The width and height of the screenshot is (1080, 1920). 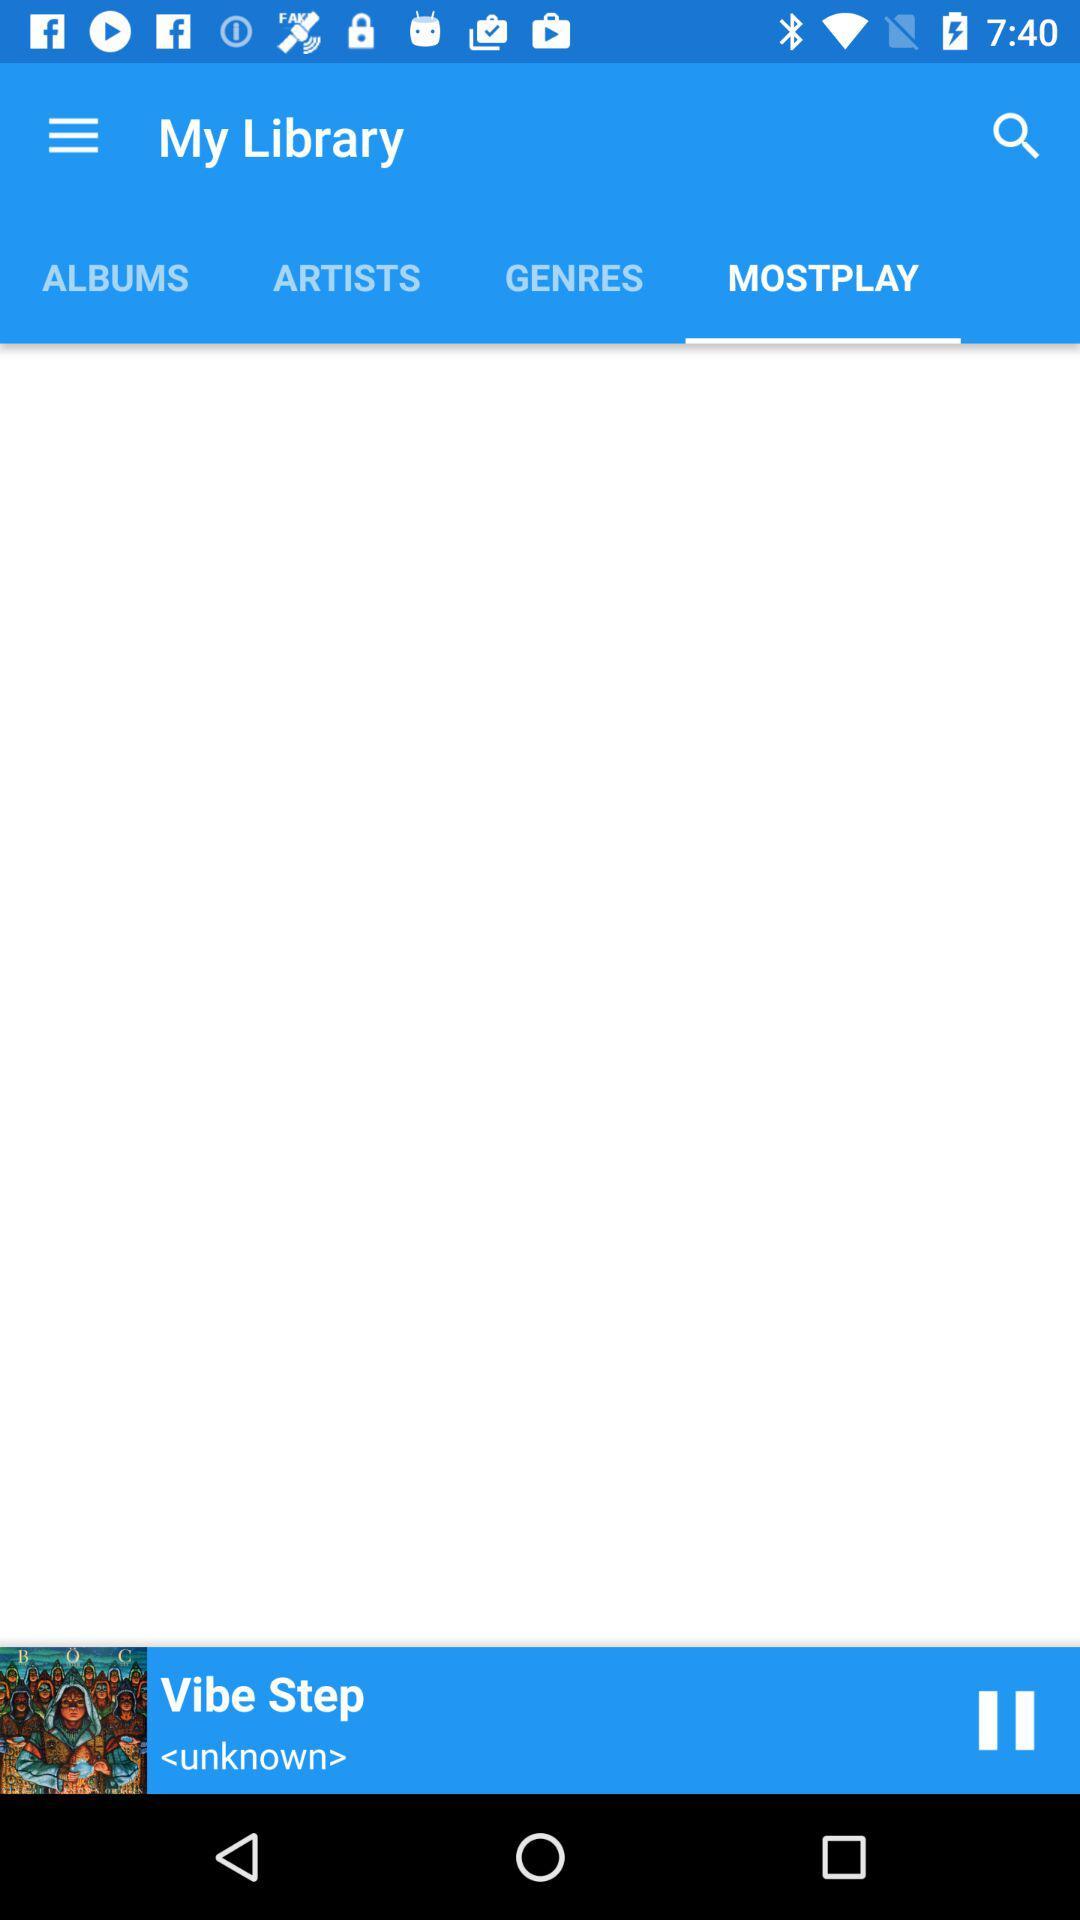 I want to click on the icon next to genres item, so click(x=823, y=275).